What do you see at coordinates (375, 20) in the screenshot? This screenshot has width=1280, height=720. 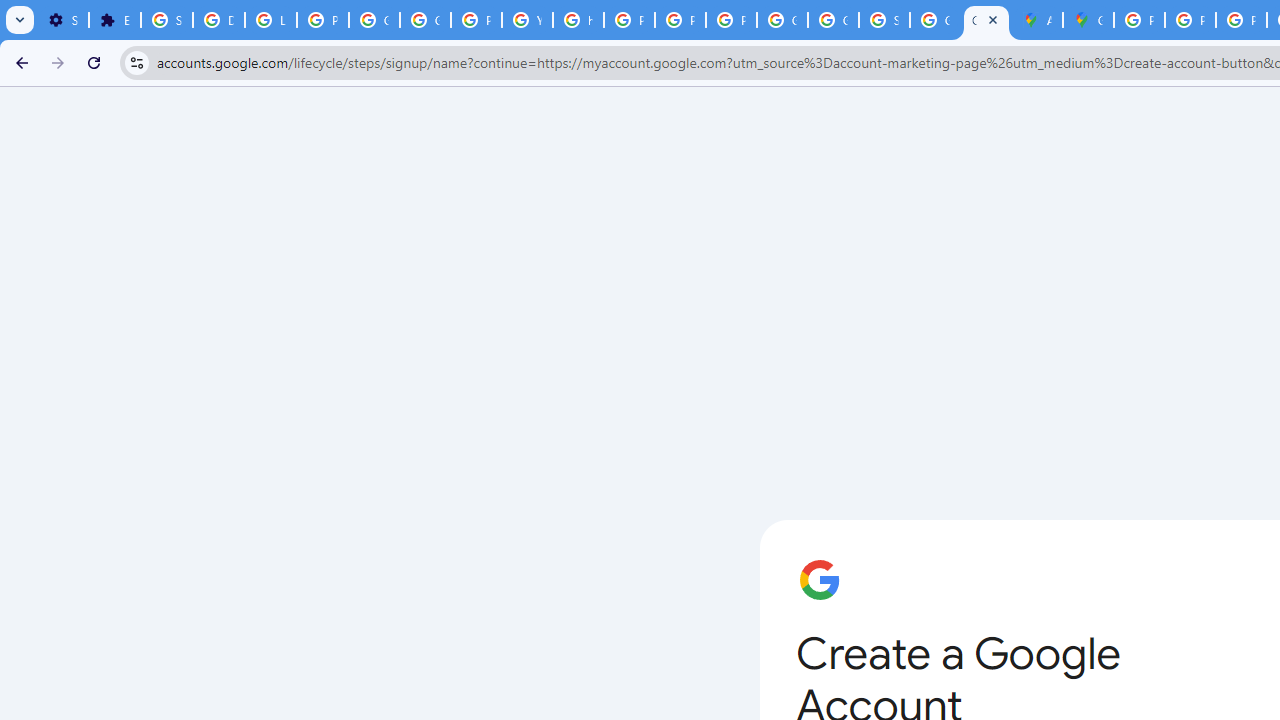 I see `'Google Account Help'` at bounding box center [375, 20].